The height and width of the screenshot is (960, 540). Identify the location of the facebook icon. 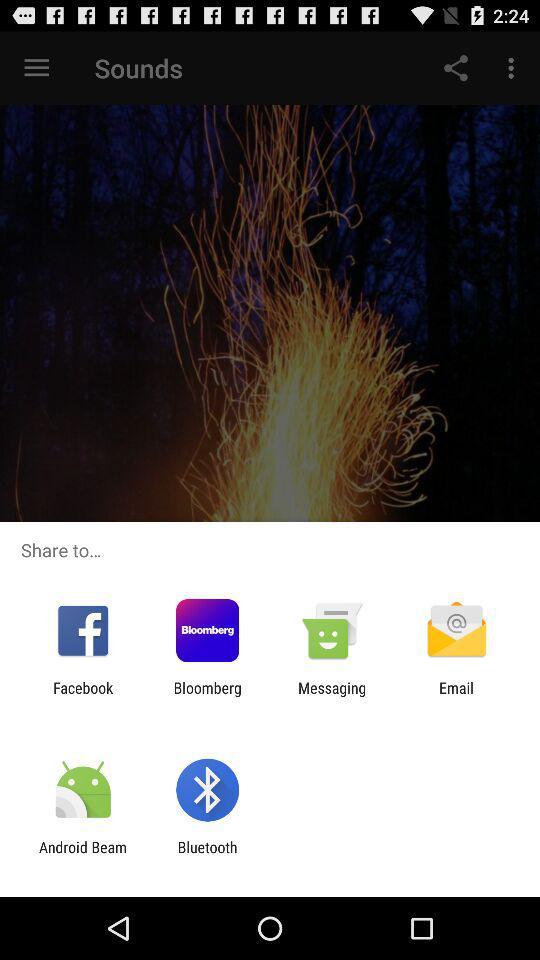
(82, 696).